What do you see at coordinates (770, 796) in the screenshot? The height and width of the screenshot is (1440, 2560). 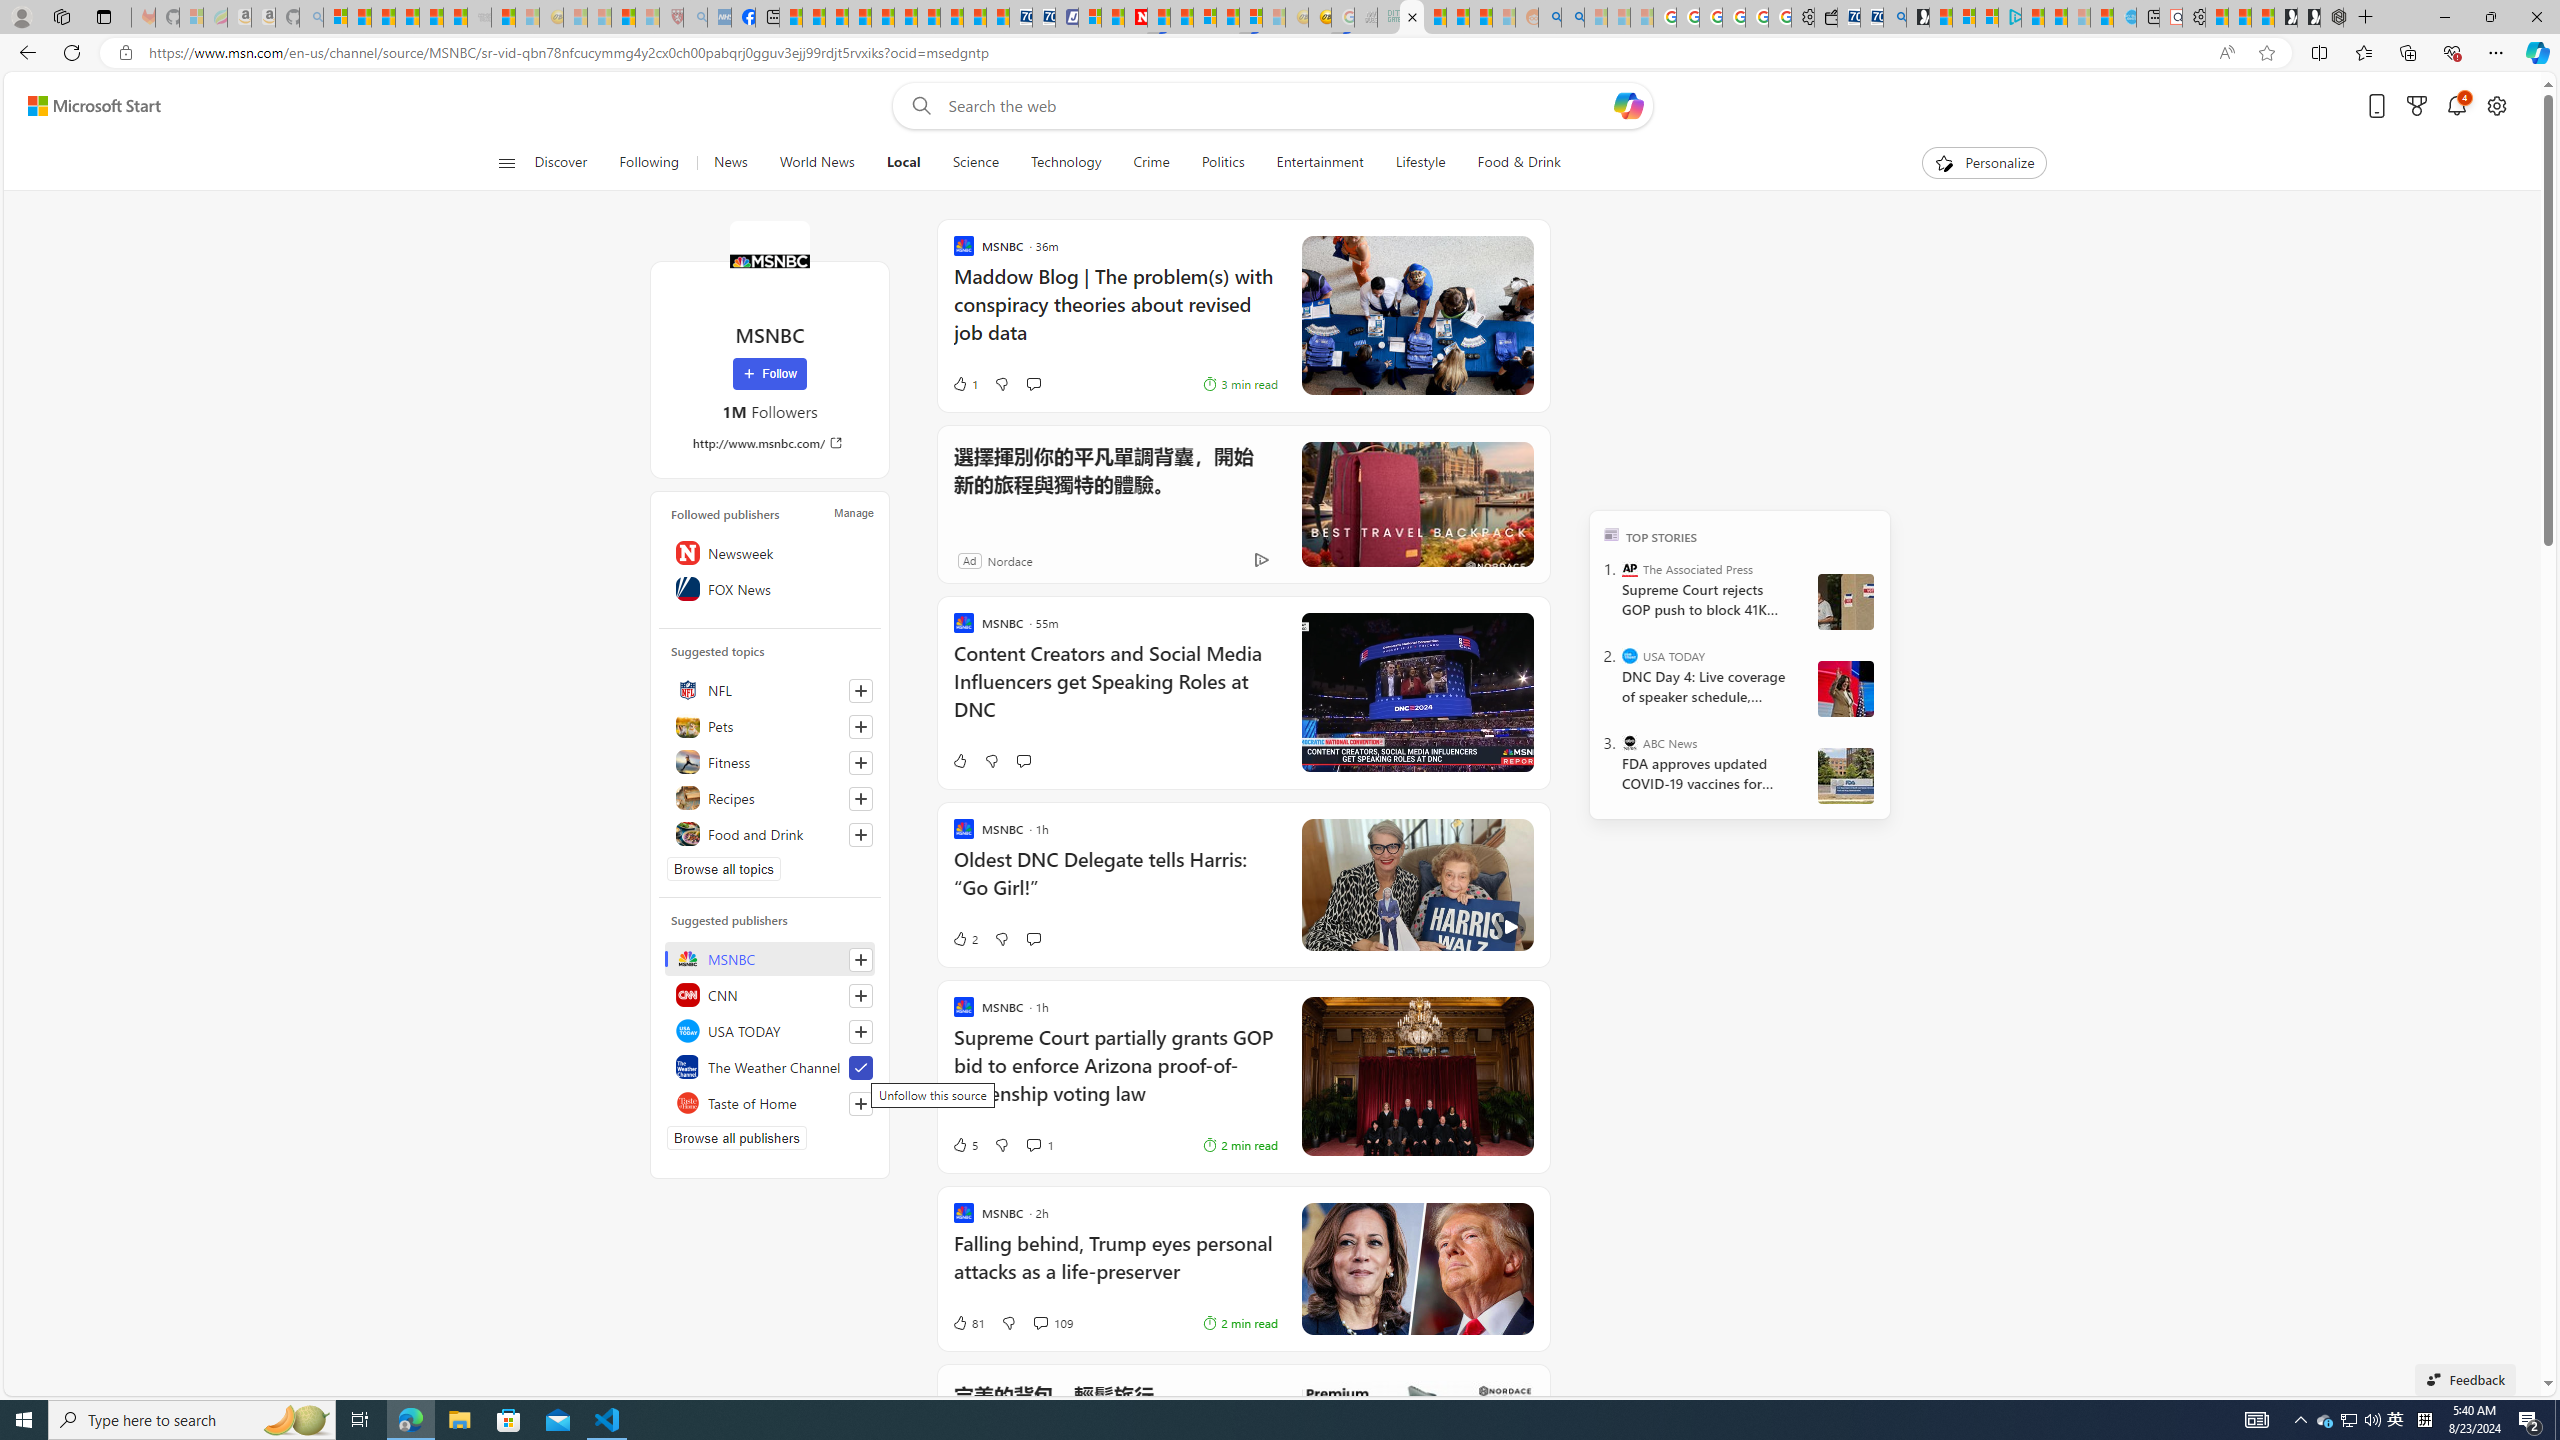 I see `'Recipes'` at bounding box center [770, 796].